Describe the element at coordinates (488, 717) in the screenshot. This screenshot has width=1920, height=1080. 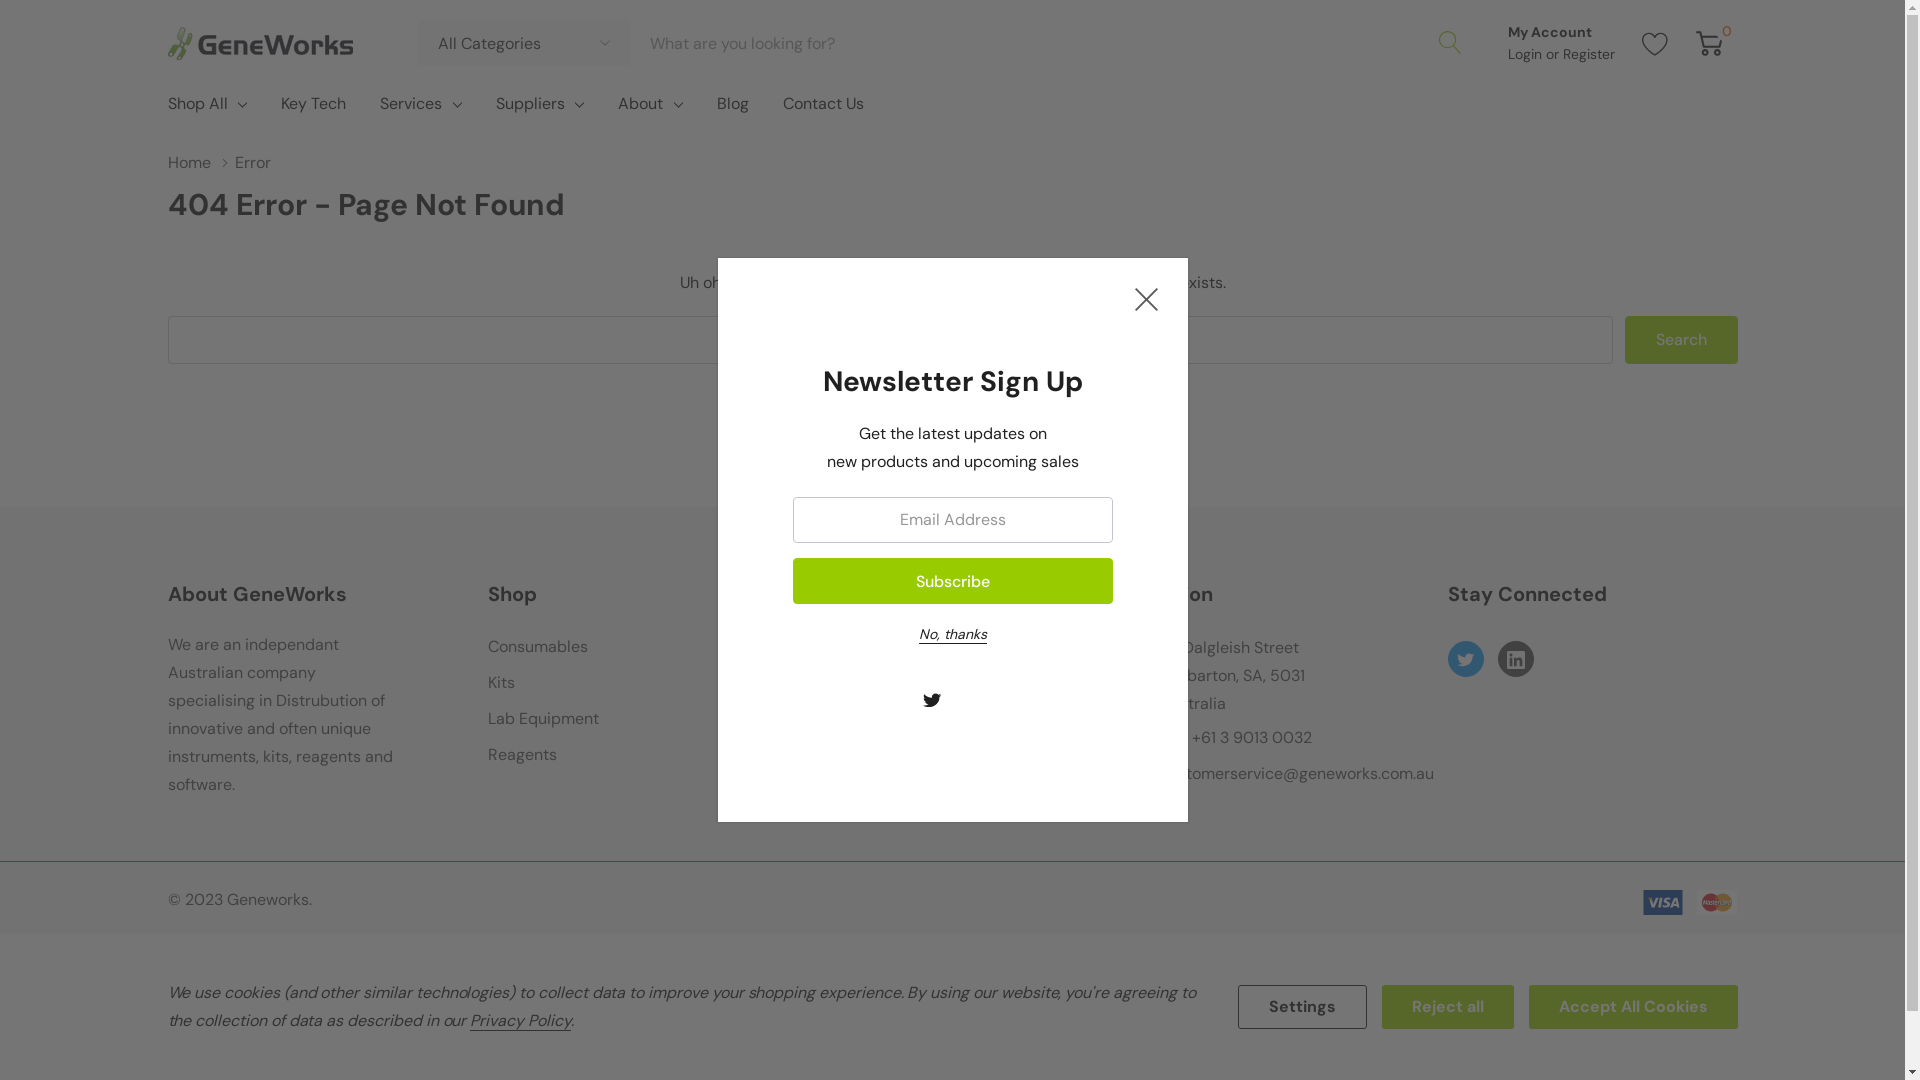
I see `'Lab Equipment'` at that location.